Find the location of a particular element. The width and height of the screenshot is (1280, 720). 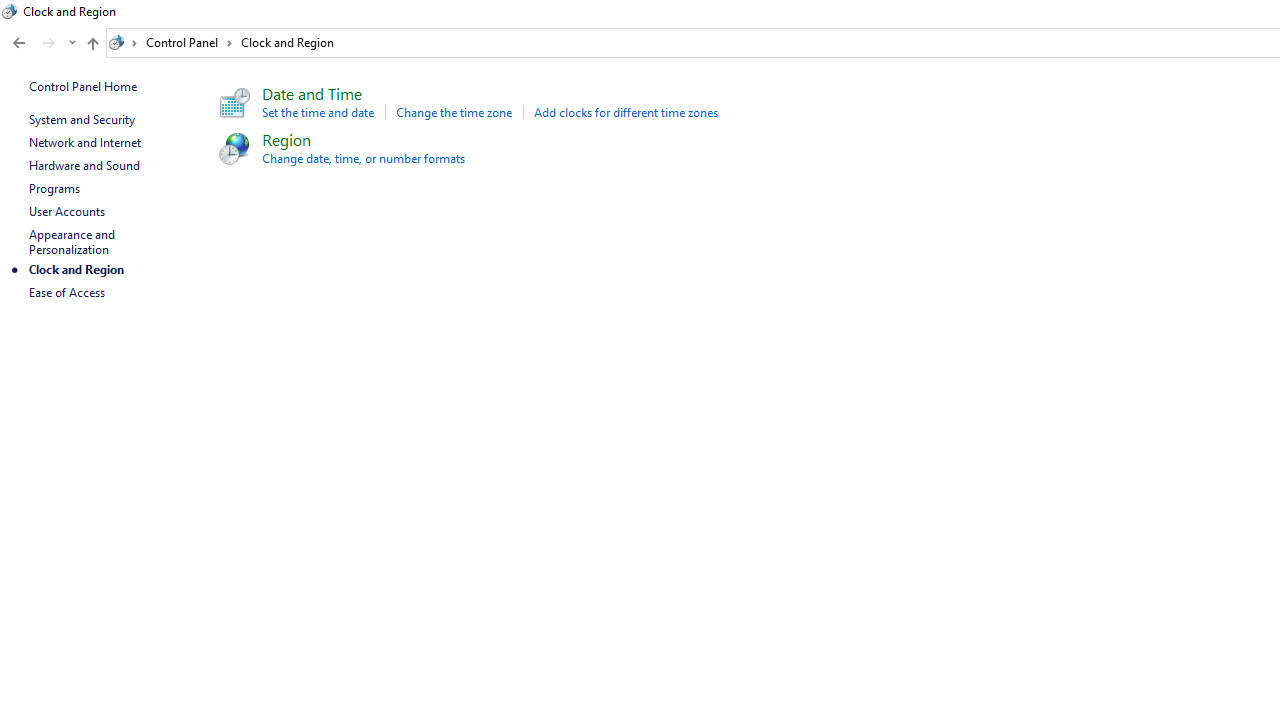

'Control Panel' is located at coordinates (189, 42).